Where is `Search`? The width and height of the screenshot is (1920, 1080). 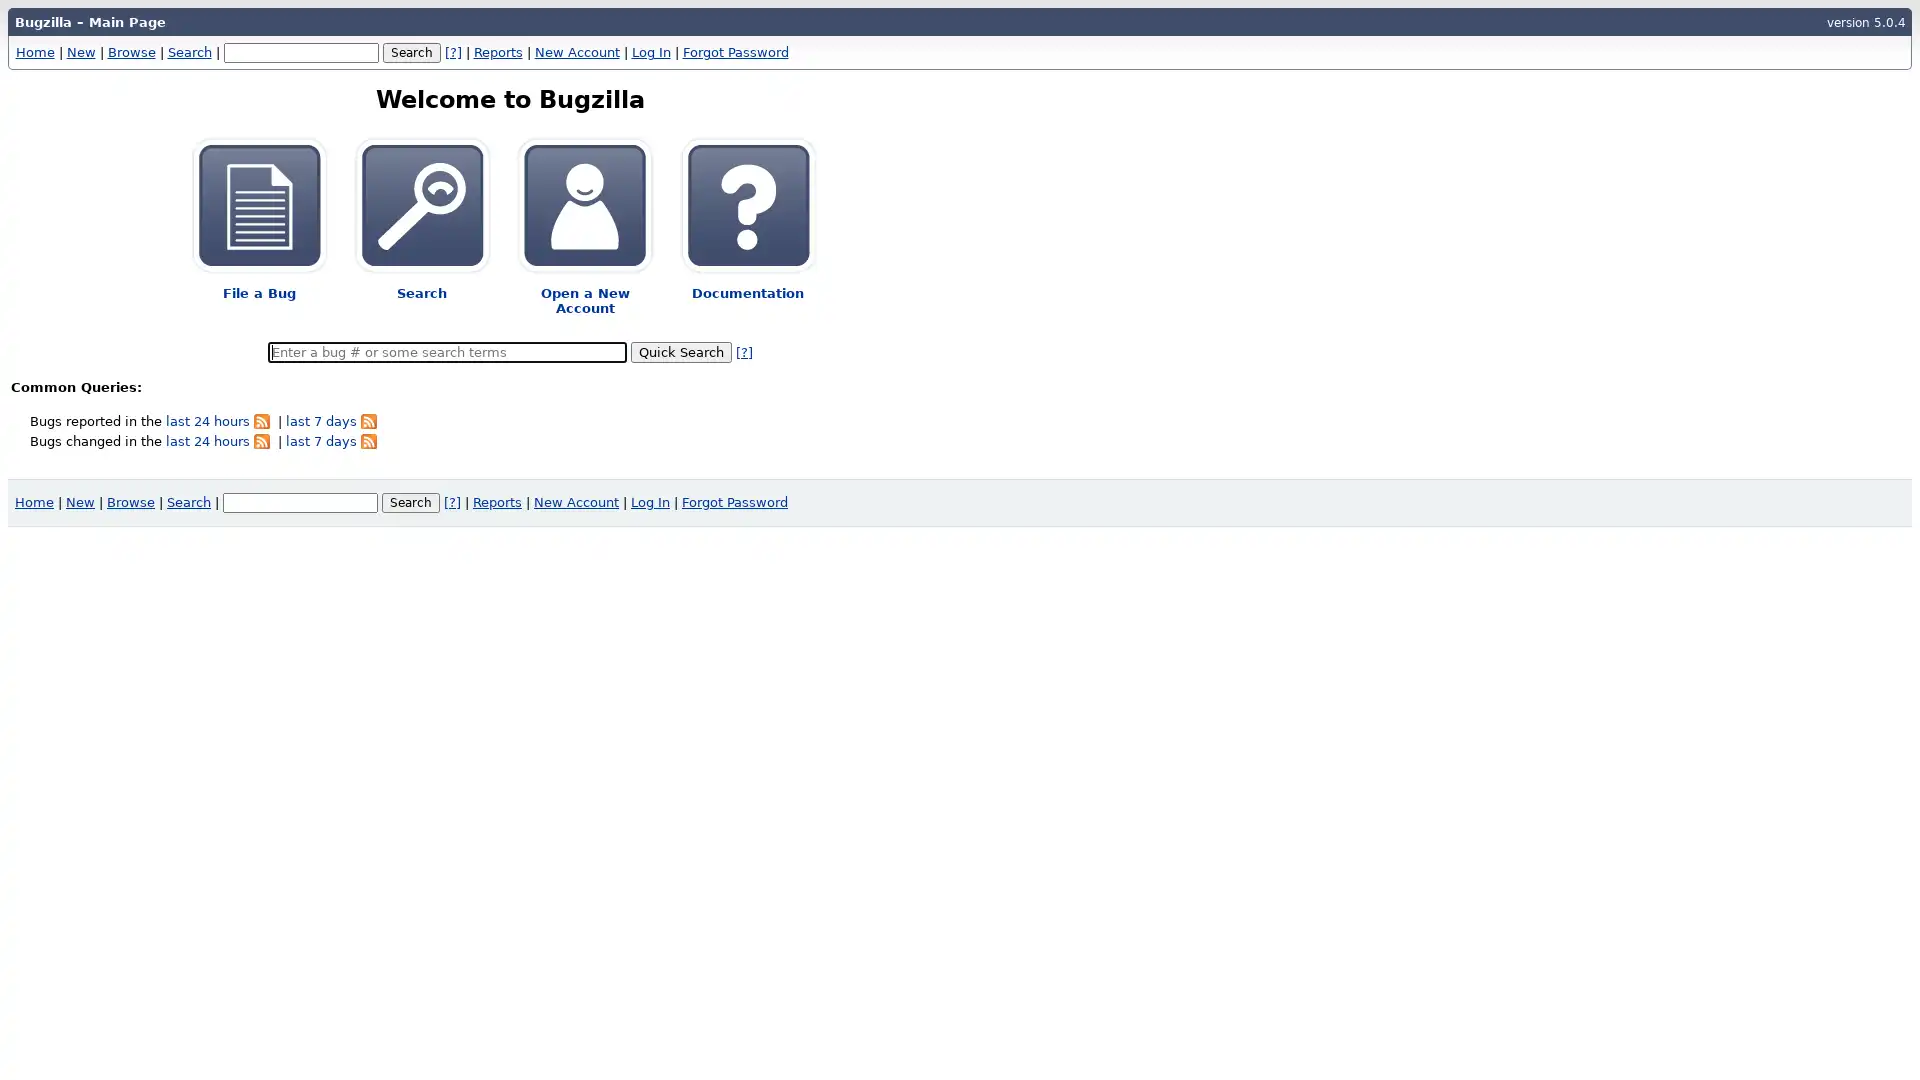 Search is located at coordinates (410, 50).